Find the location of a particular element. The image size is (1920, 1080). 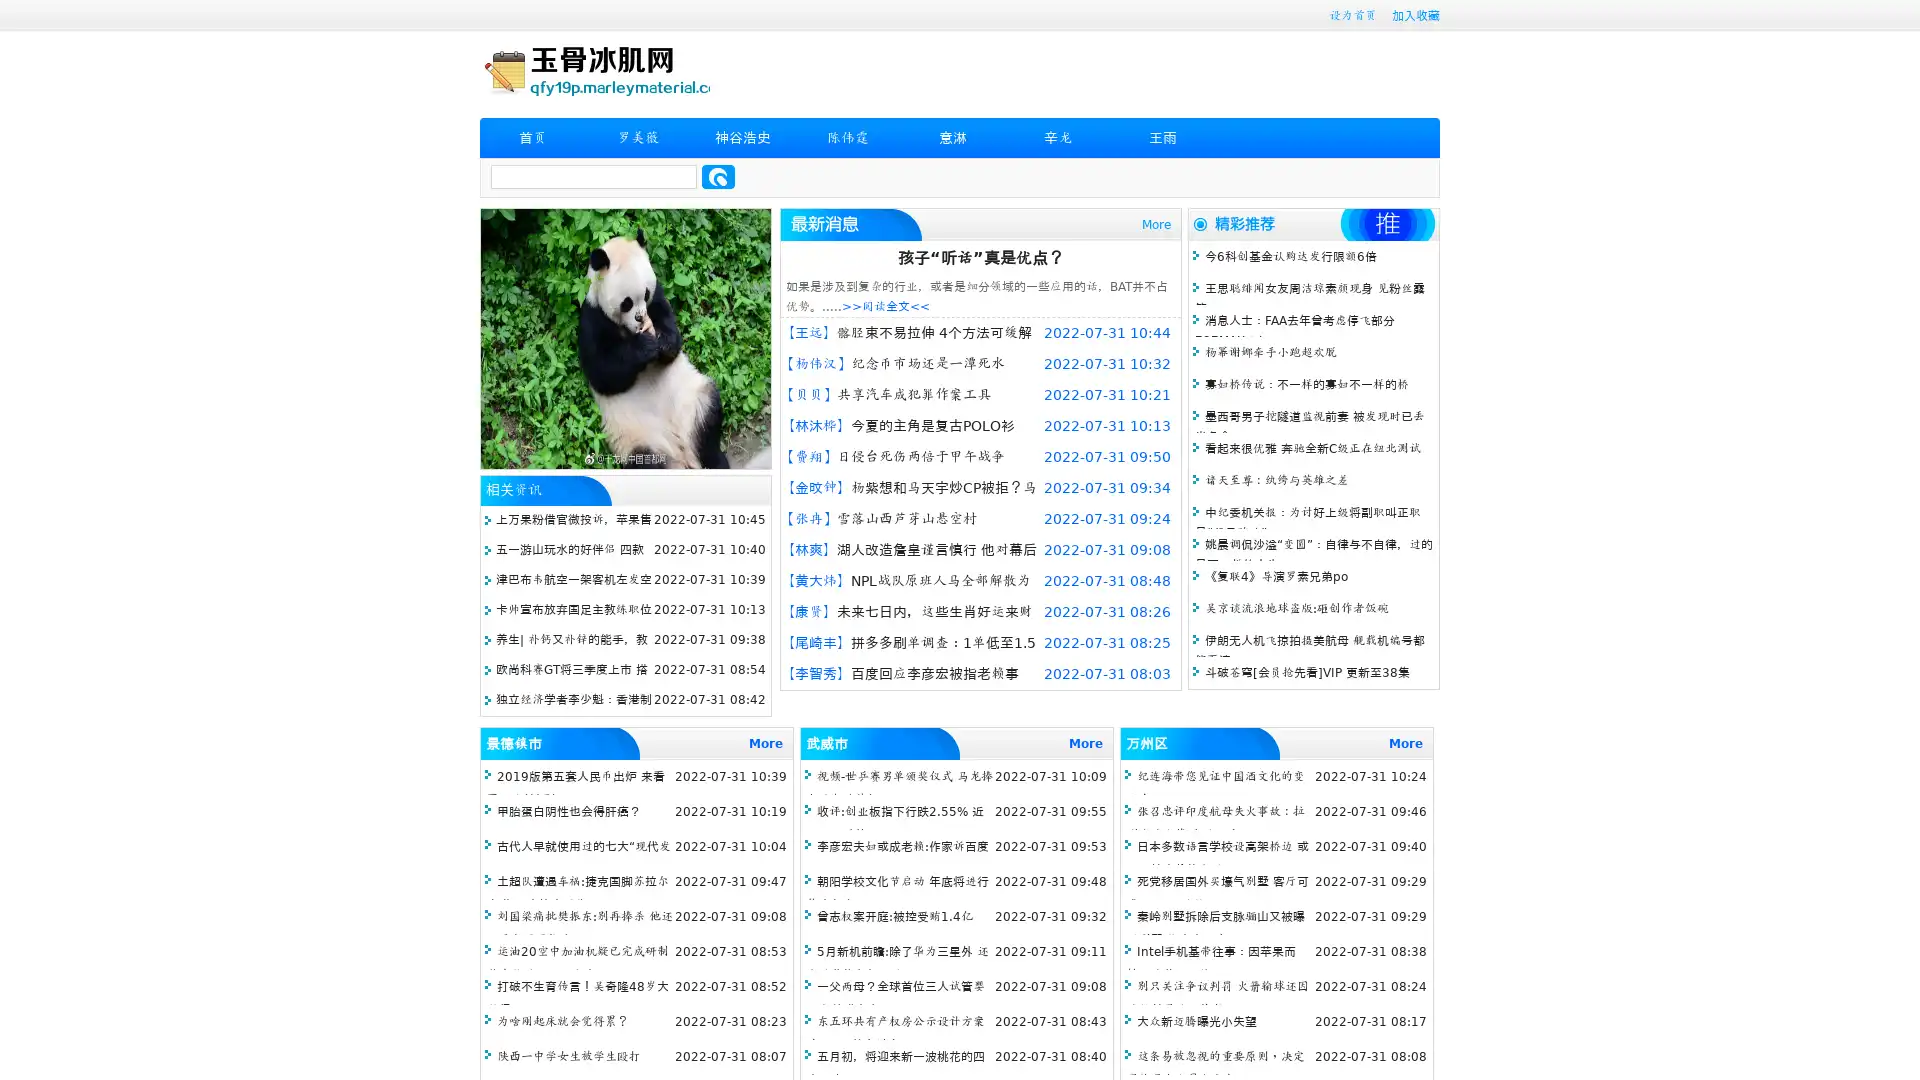

Search is located at coordinates (718, 176).